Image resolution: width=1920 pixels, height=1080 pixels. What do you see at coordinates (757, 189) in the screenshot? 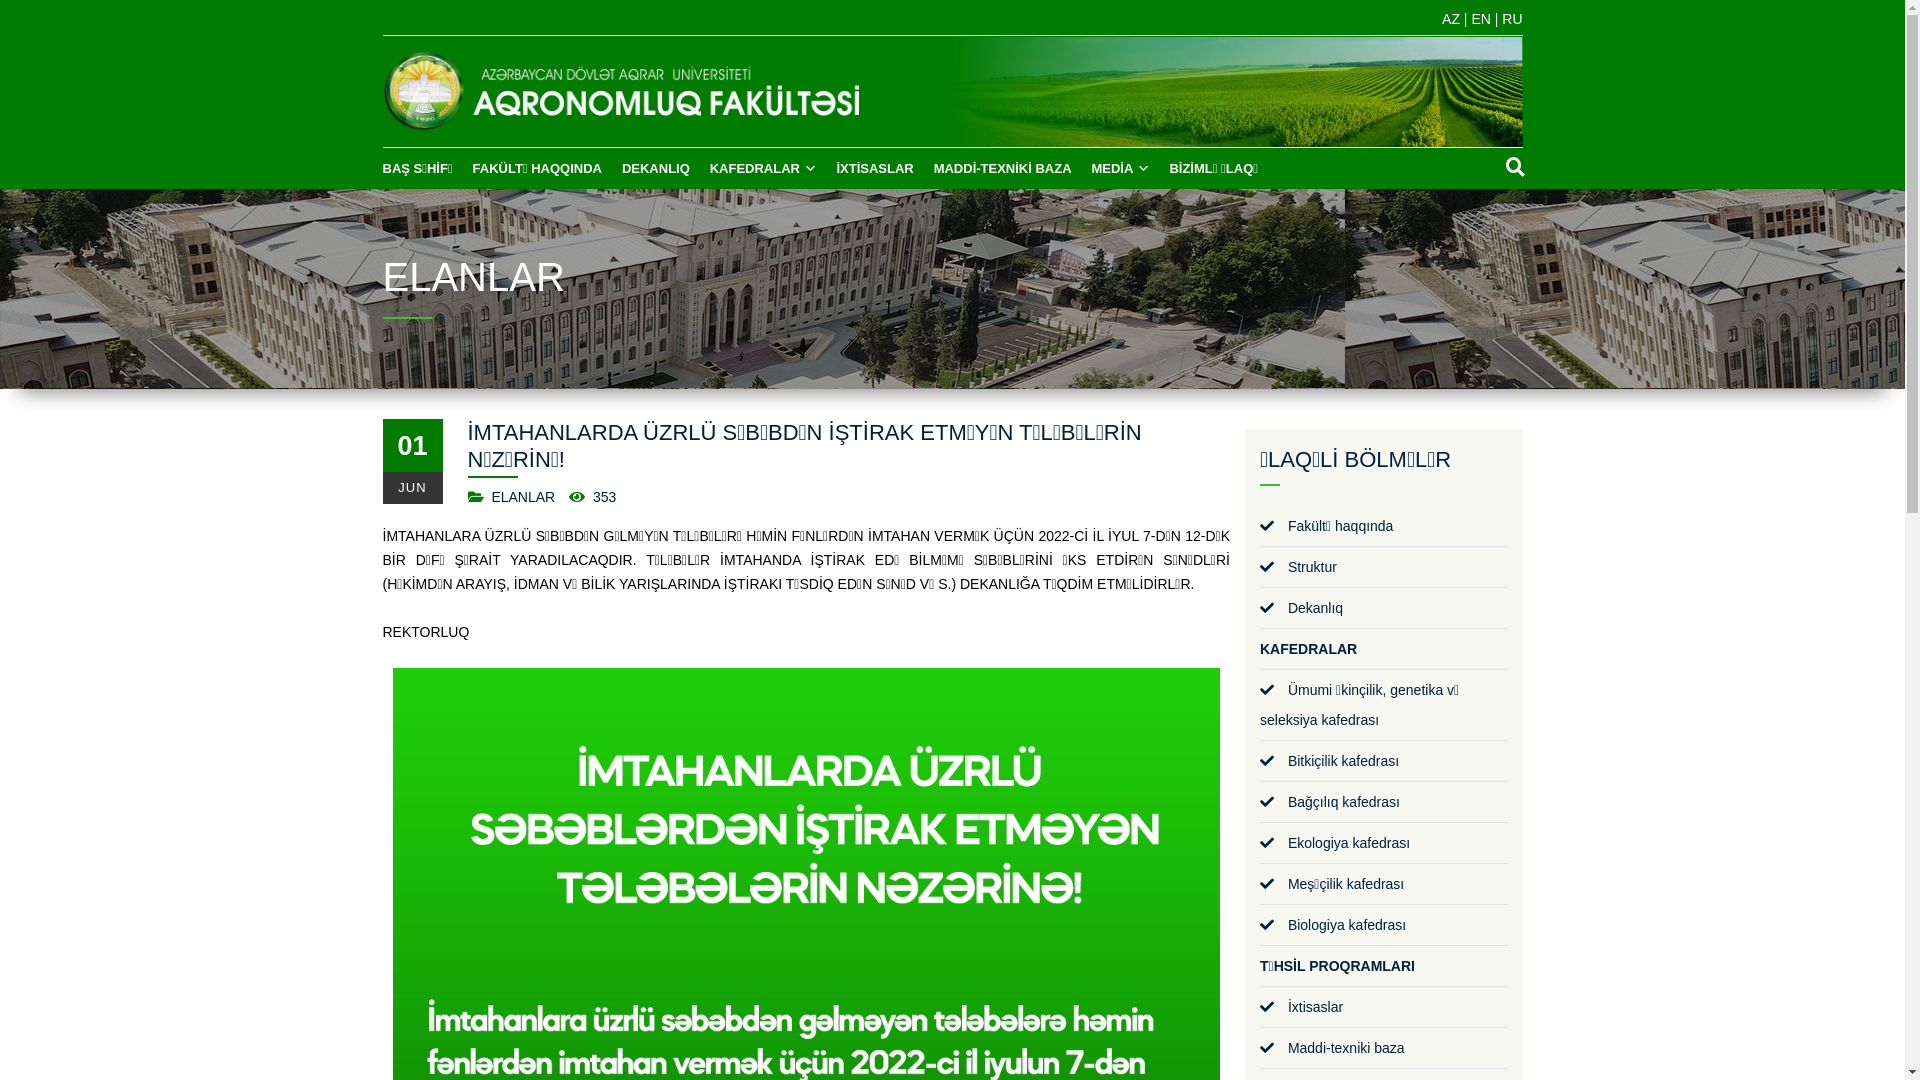
I see `'KAFEDRALAR'` at bounding box center [757, 189].